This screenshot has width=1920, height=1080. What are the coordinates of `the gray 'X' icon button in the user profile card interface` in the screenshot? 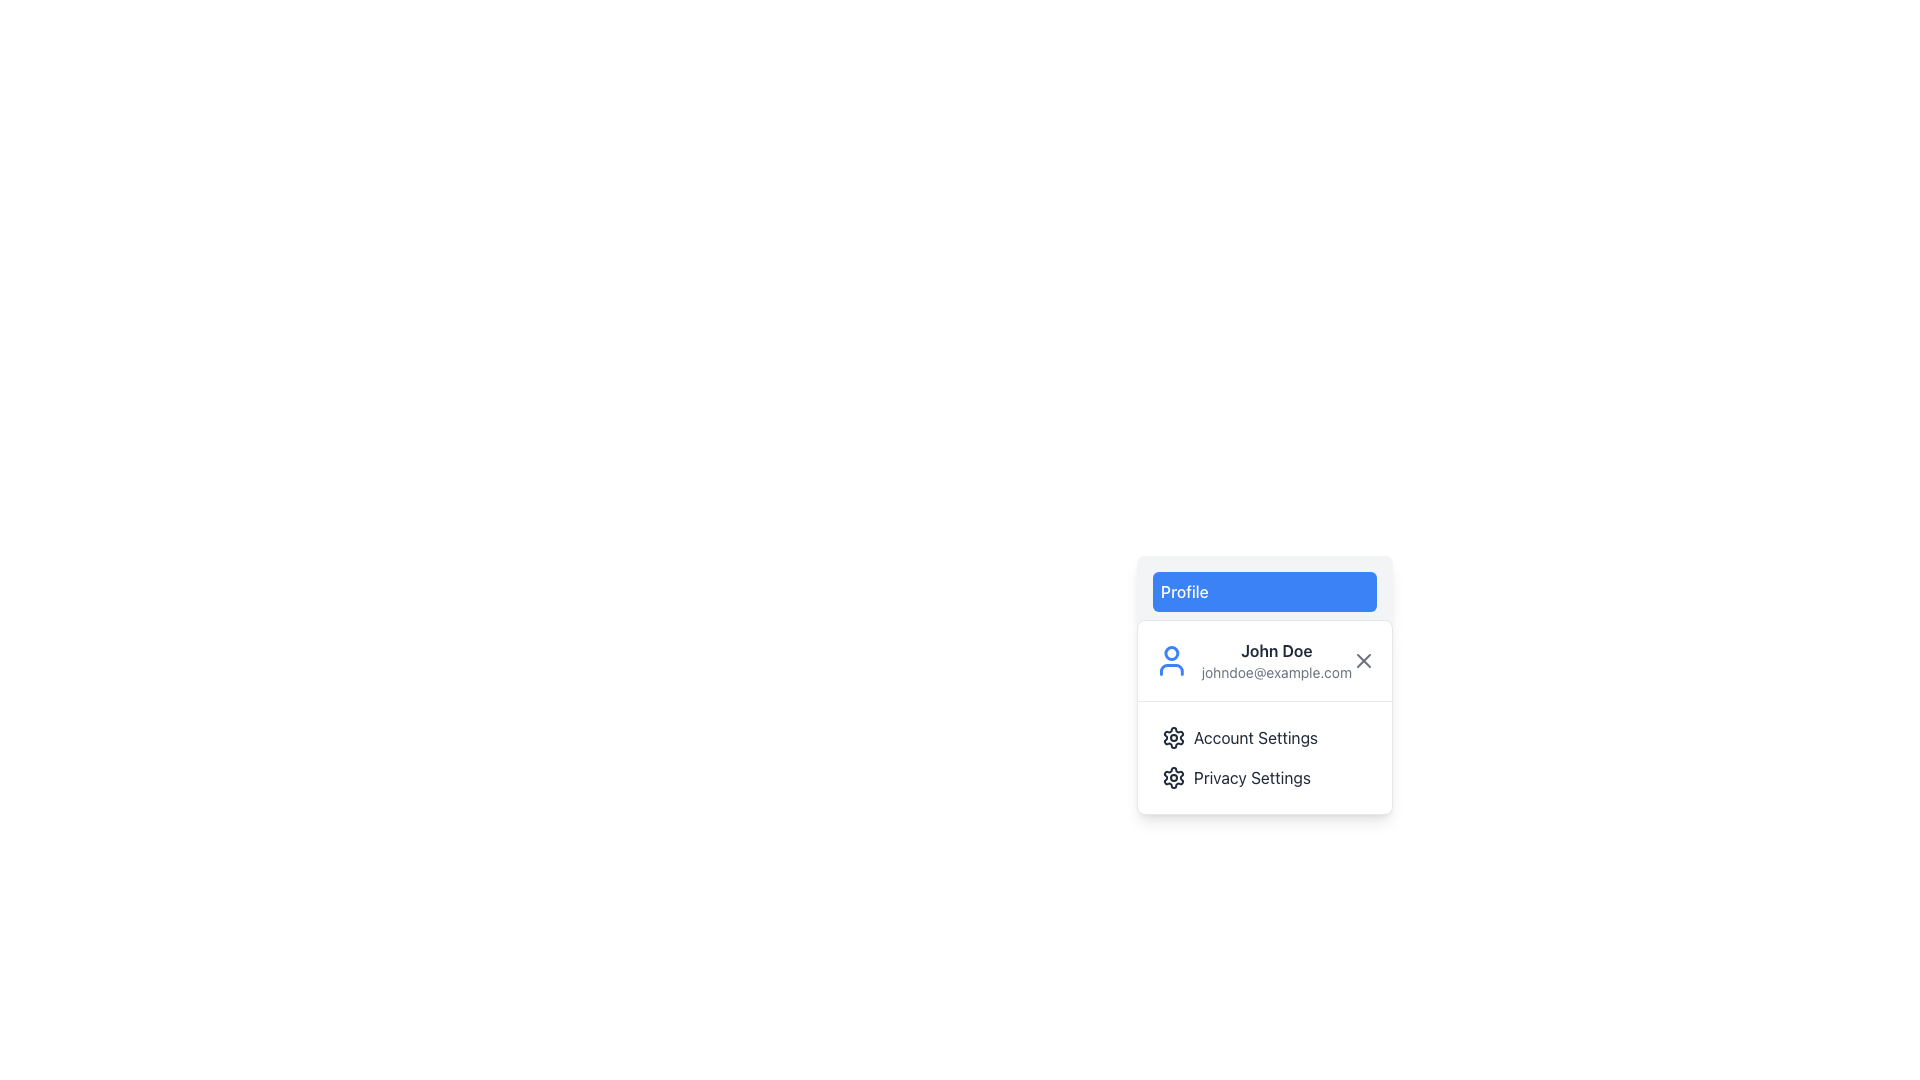 It's located at (1362, 660).